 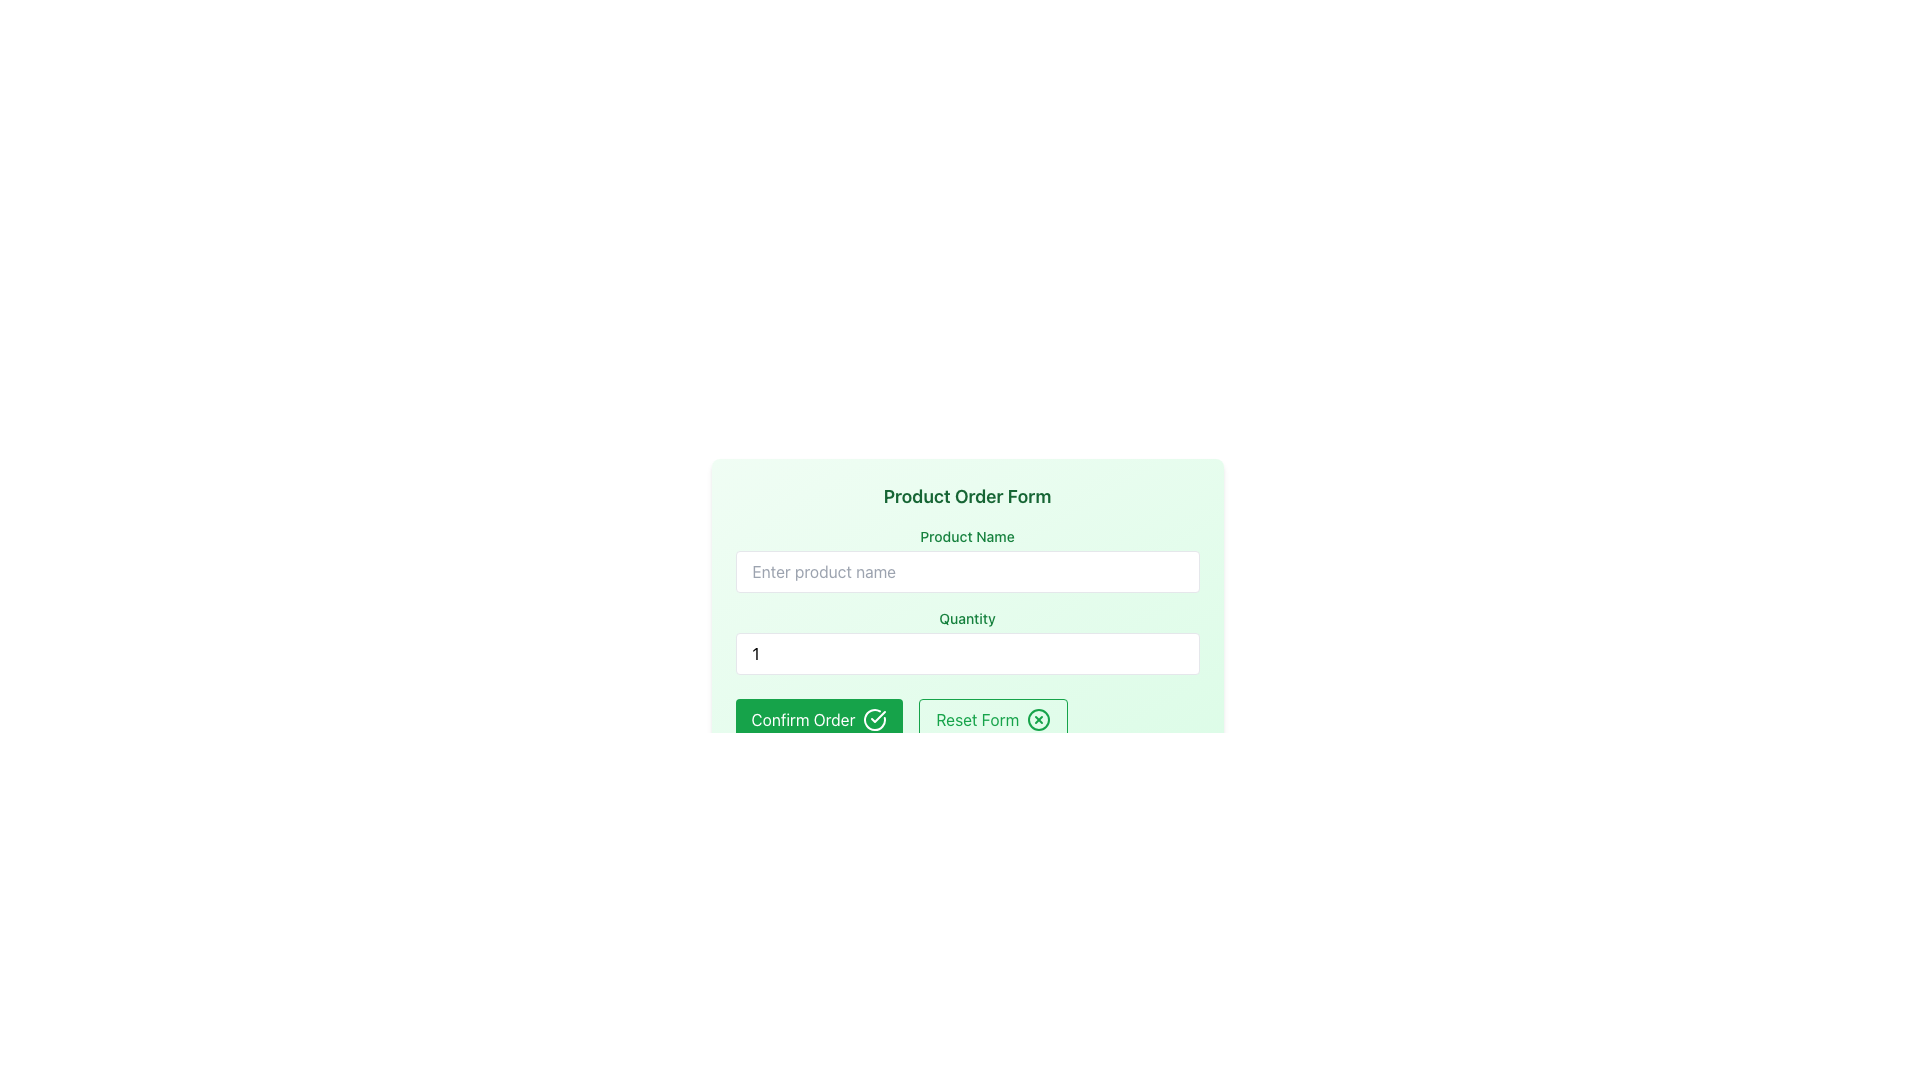 What do you see at coordinates (967, 535) in the screenshot?
I see `the 'Product Name' label element, which displays the text in green and is located above the input field for entering a product name` at bounding box center [967, 535].